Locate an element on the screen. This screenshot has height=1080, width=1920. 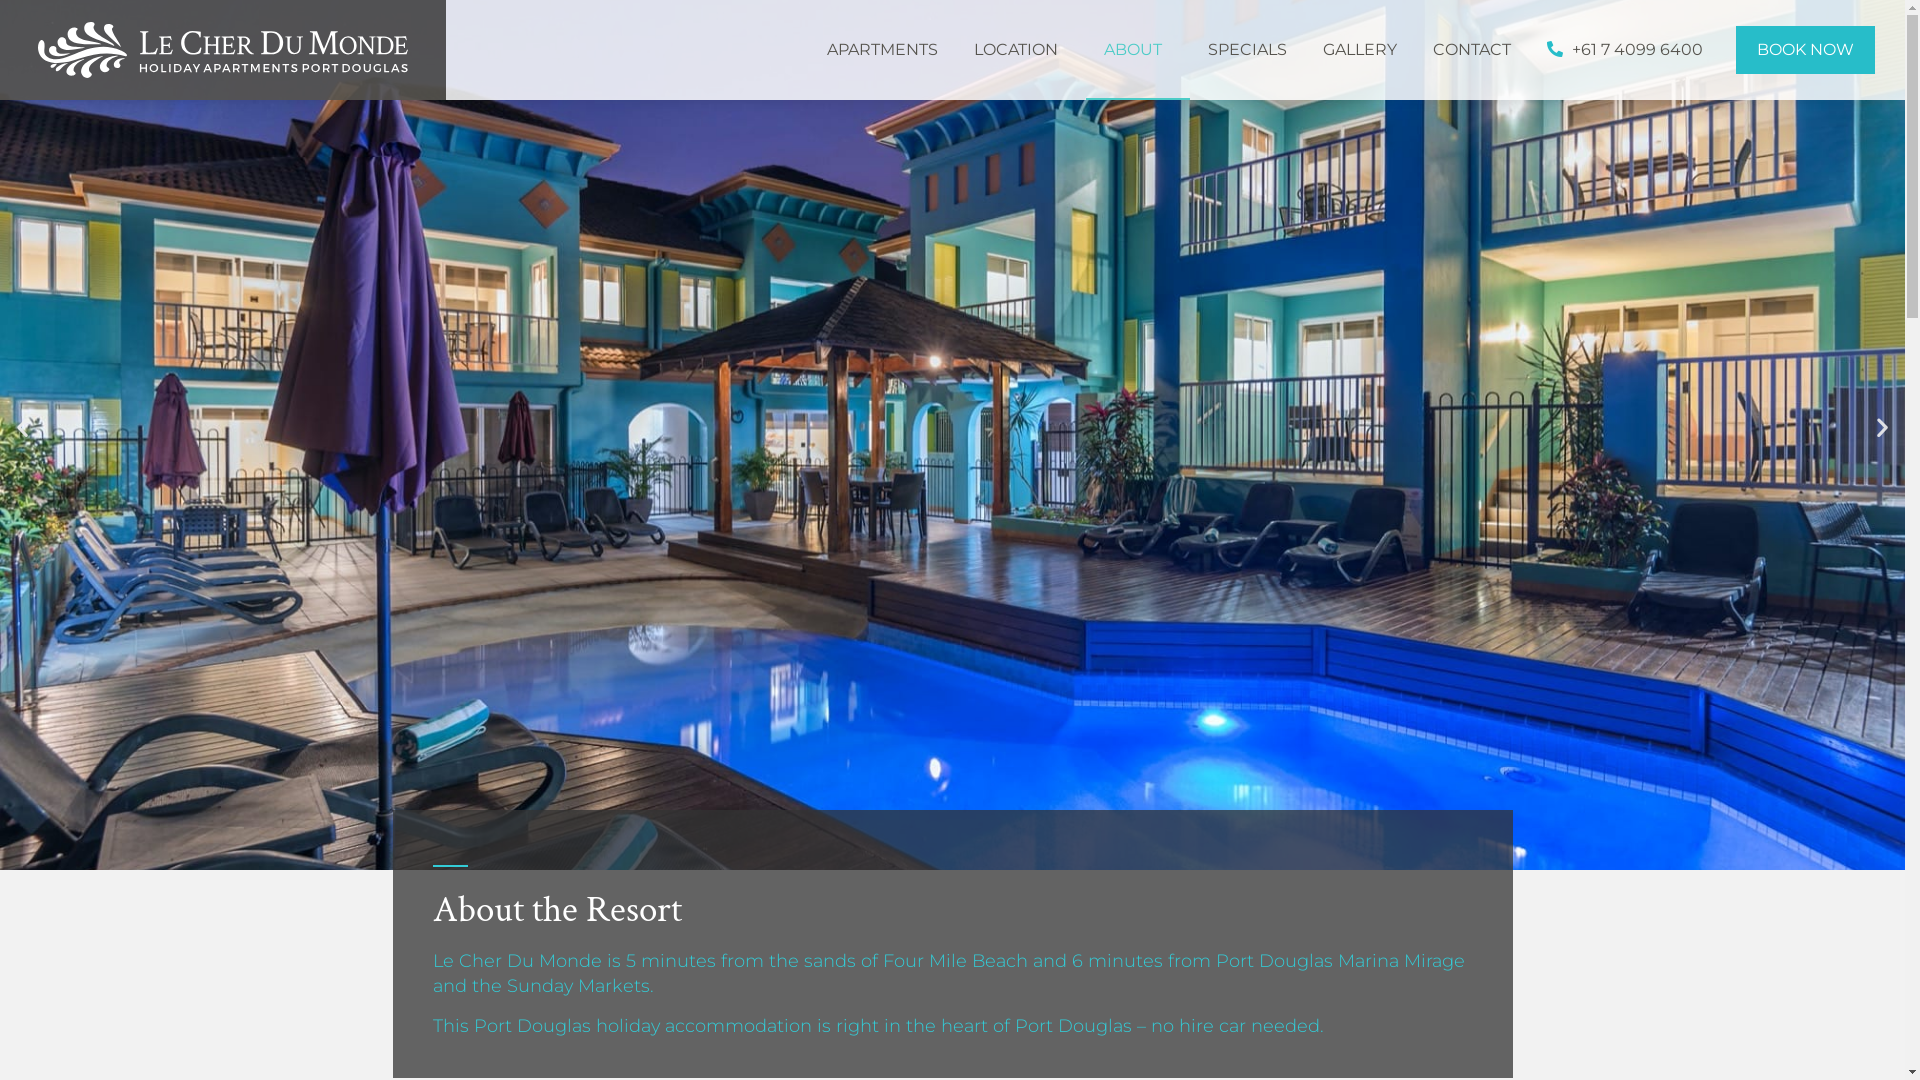
'SPECIALS' is located at coordinates (1246, 49).